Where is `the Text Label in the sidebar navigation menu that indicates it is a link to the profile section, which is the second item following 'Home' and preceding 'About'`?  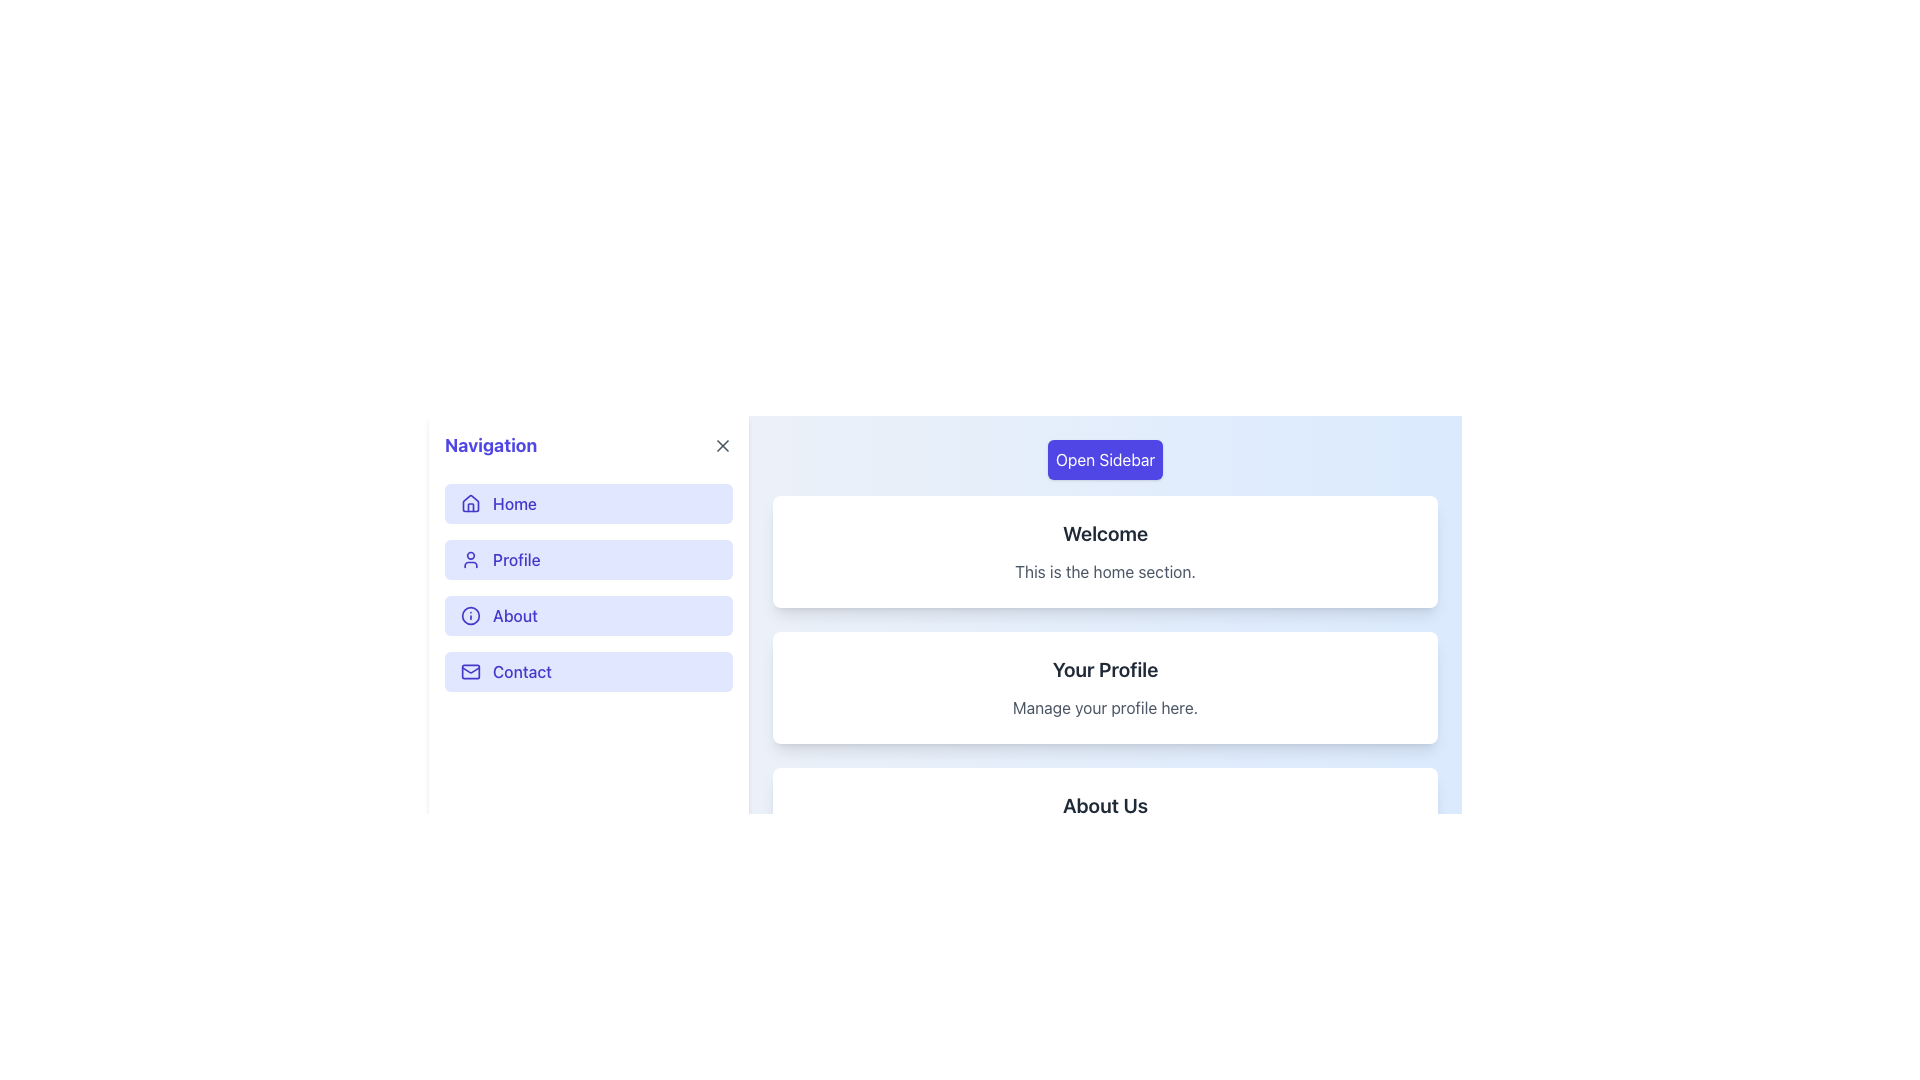 the Text Label in the sidebar navigation menu that indicates it is a link to the profile section, which is the second item following 'Home' and preceding 'About' is located at coordinates (516, 559).